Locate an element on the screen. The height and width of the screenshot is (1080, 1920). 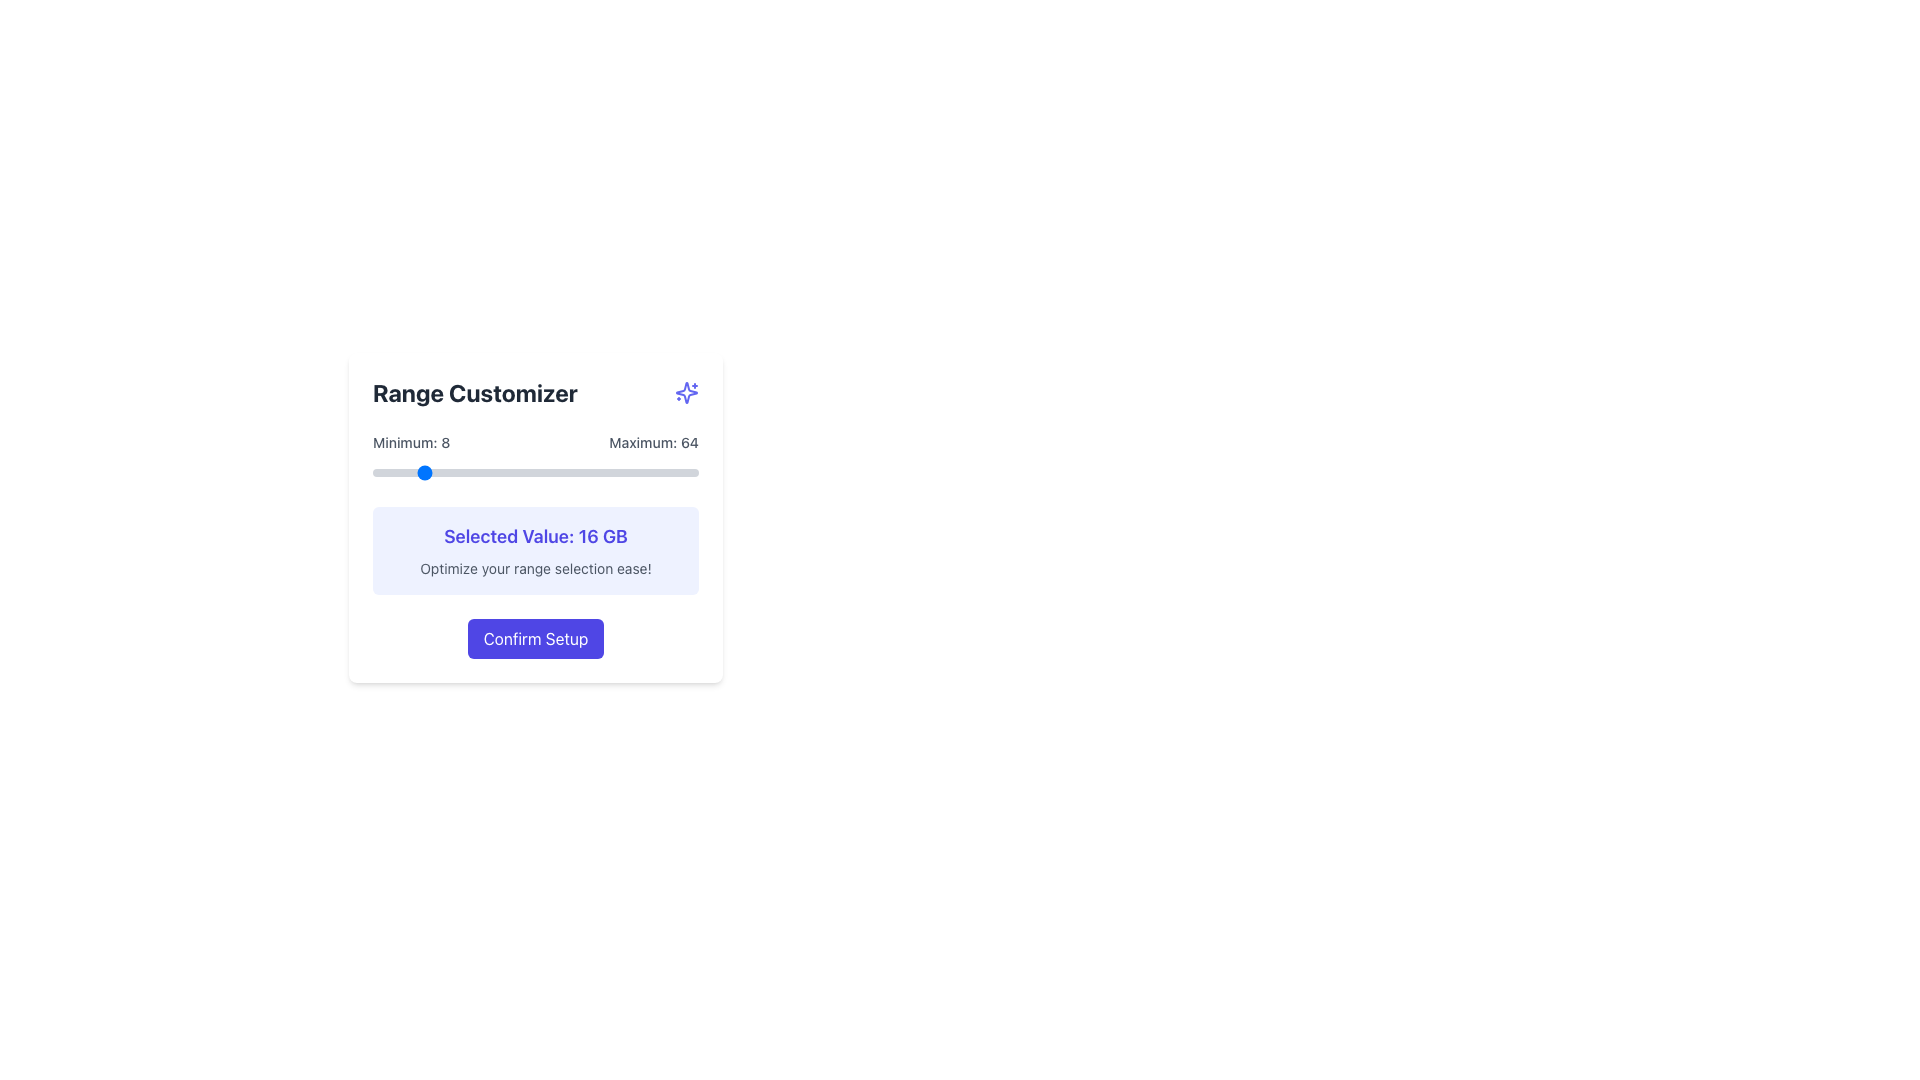
the decorative branding icon located in the top-right corner of the 'Range Customizer' card is located at coordinates (686, 393).